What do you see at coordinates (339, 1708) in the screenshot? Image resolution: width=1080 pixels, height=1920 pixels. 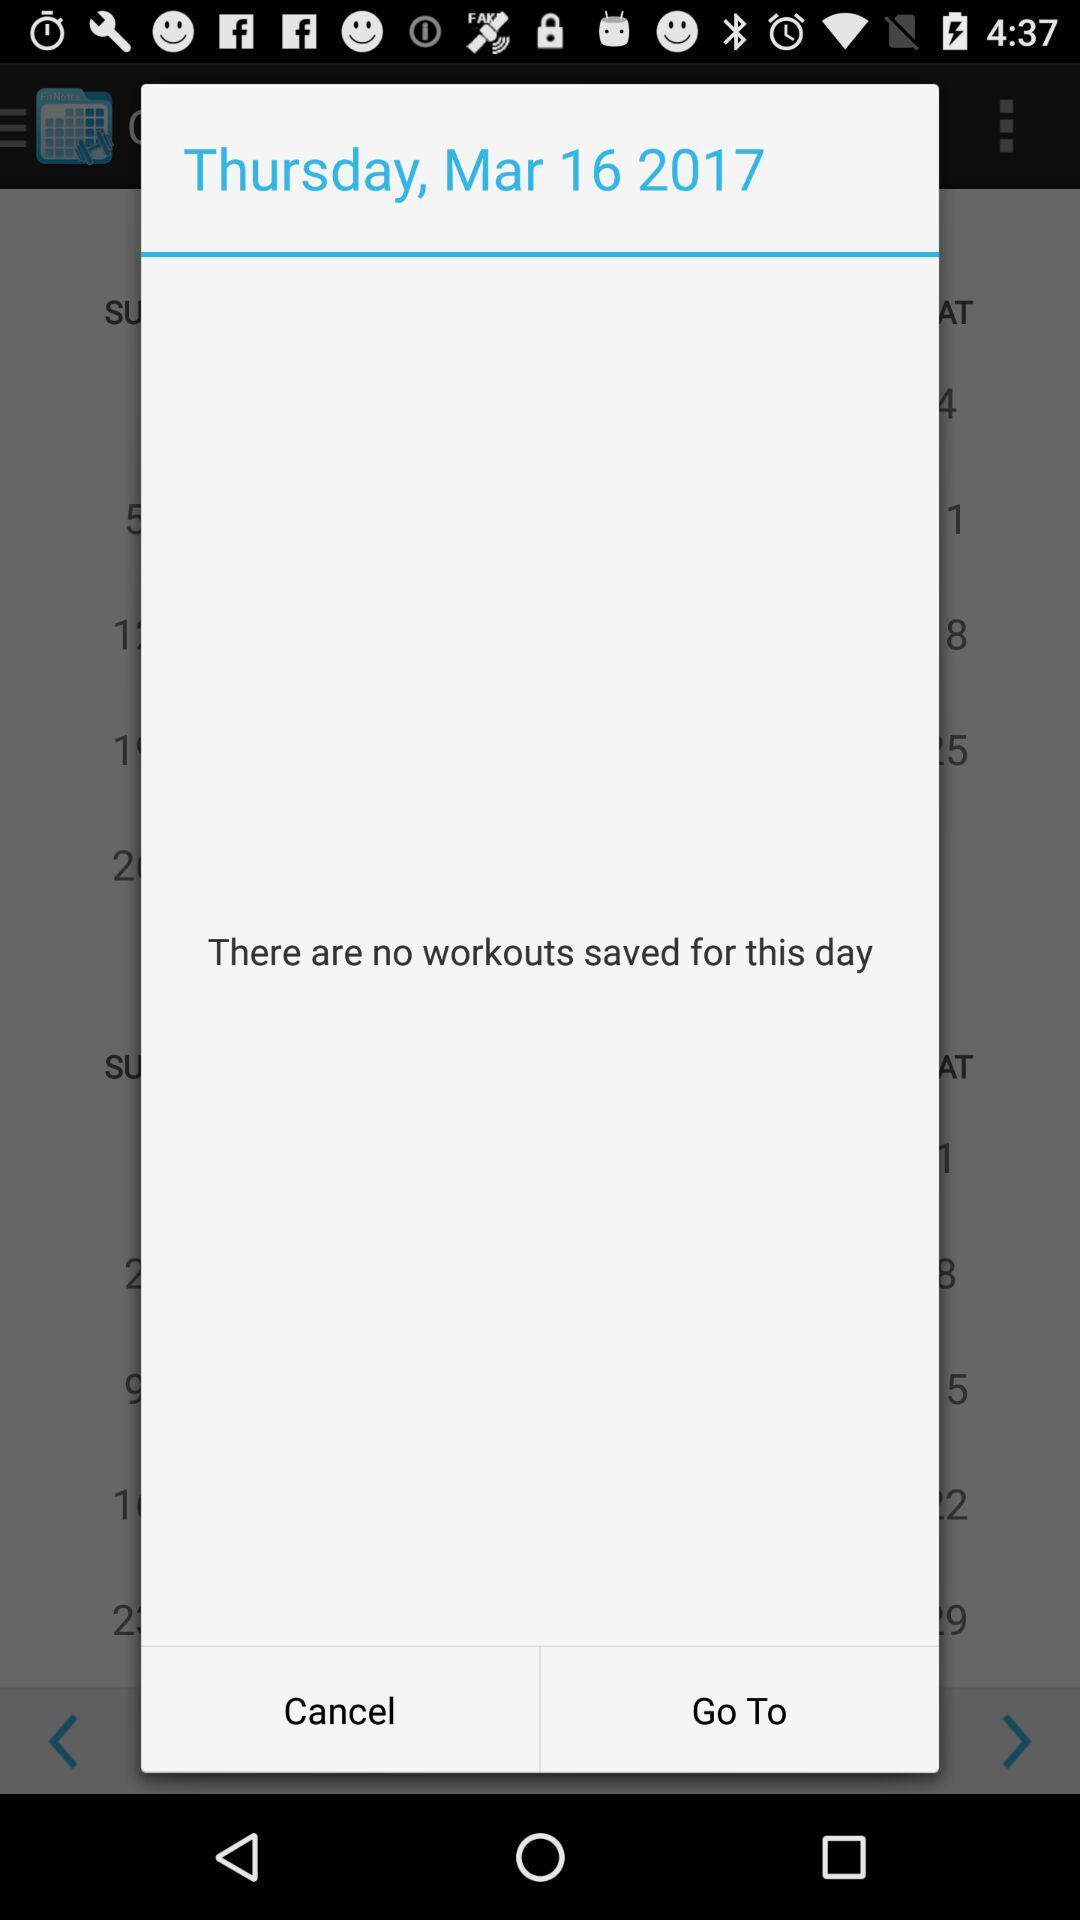 I see `icon to the left of go to item` at bounding box center [339, 1708].